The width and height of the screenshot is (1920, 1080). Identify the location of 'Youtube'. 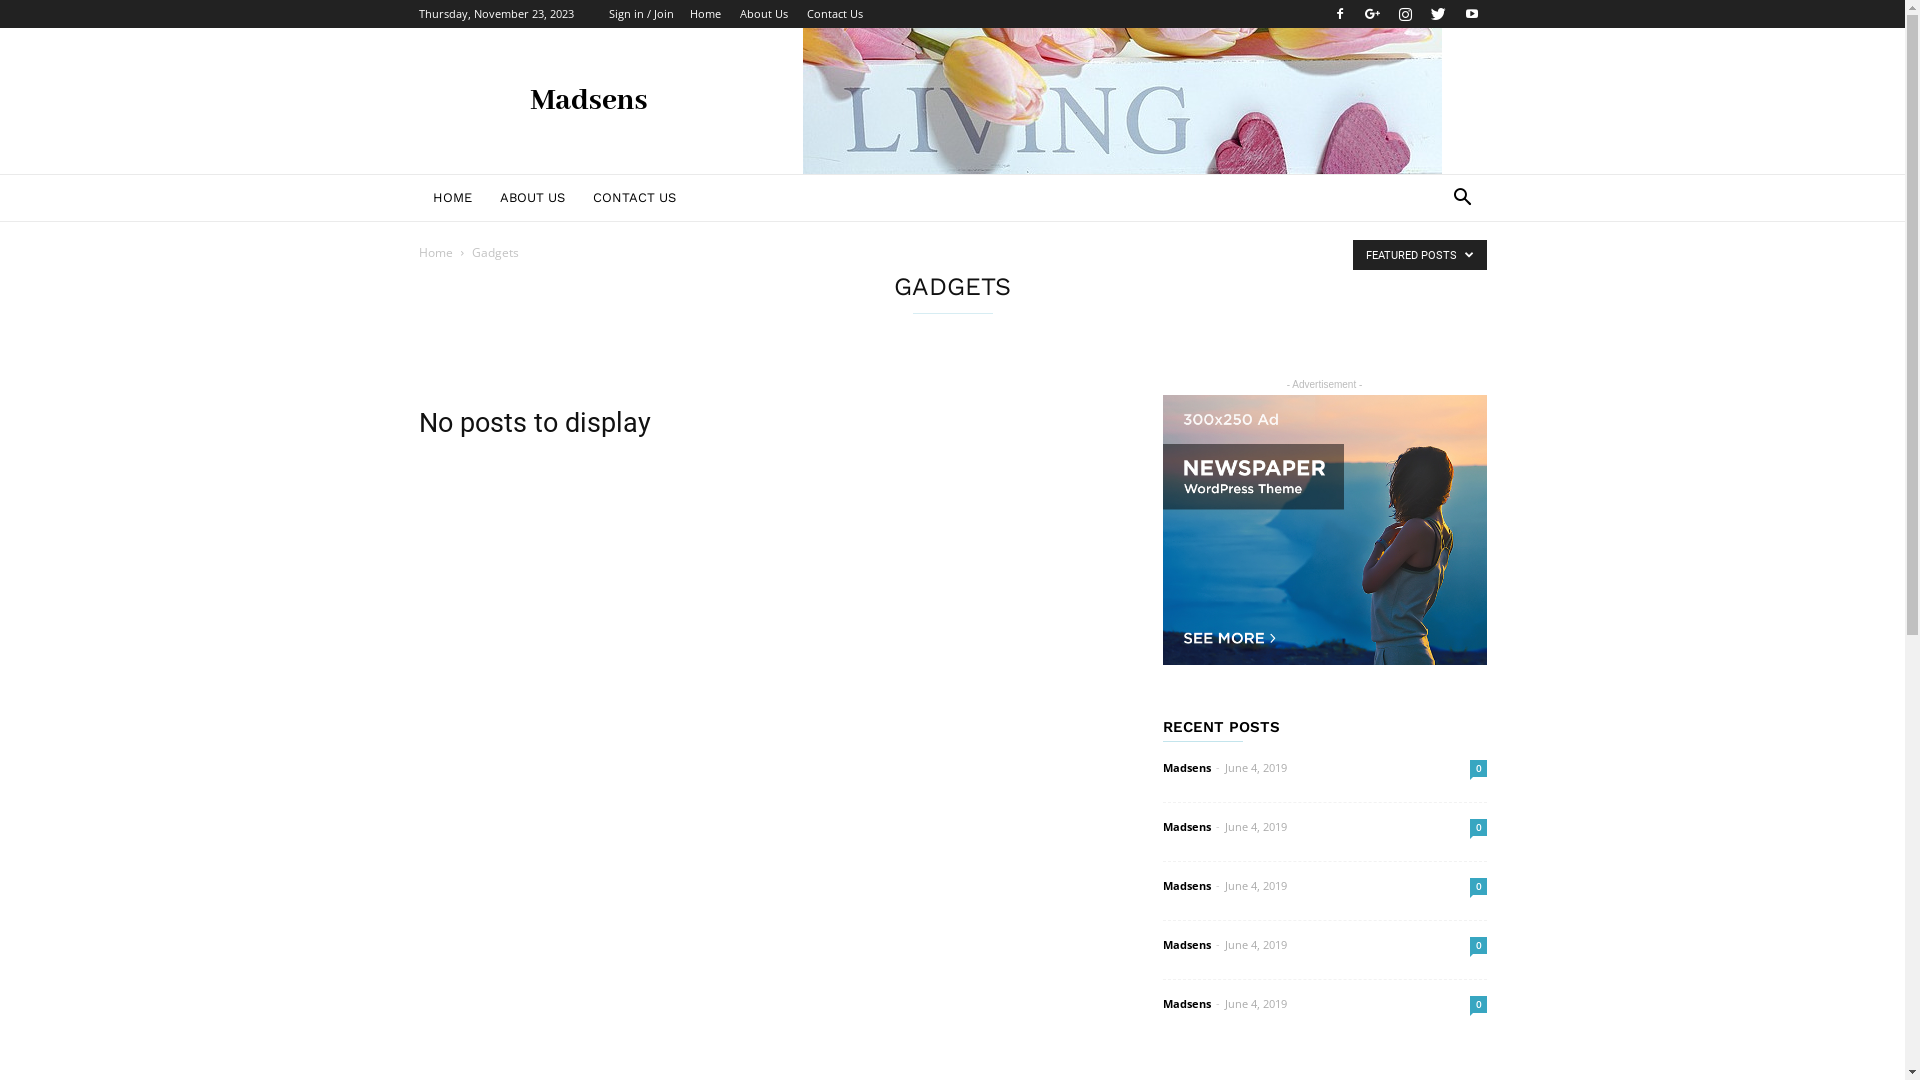
(1470, 14).